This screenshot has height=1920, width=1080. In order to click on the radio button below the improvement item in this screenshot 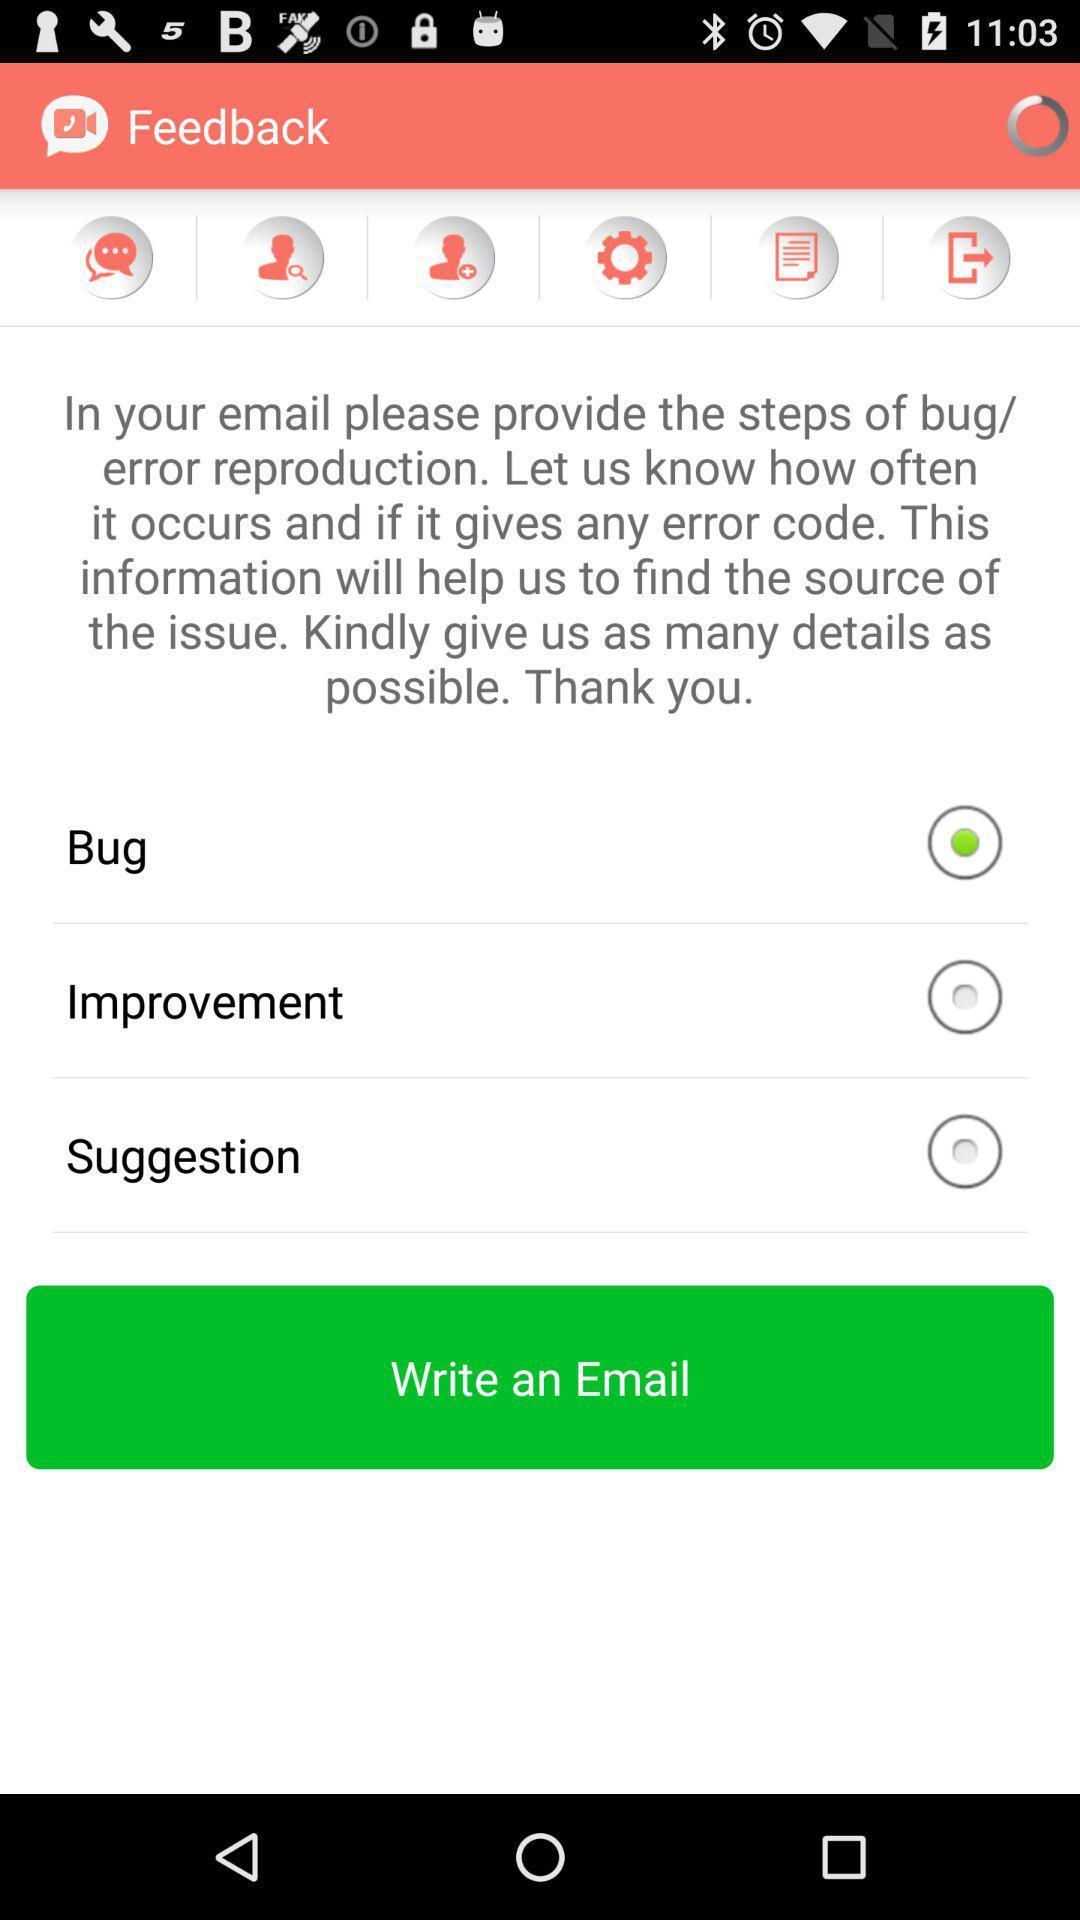, I will do `click(540, 1155)`.